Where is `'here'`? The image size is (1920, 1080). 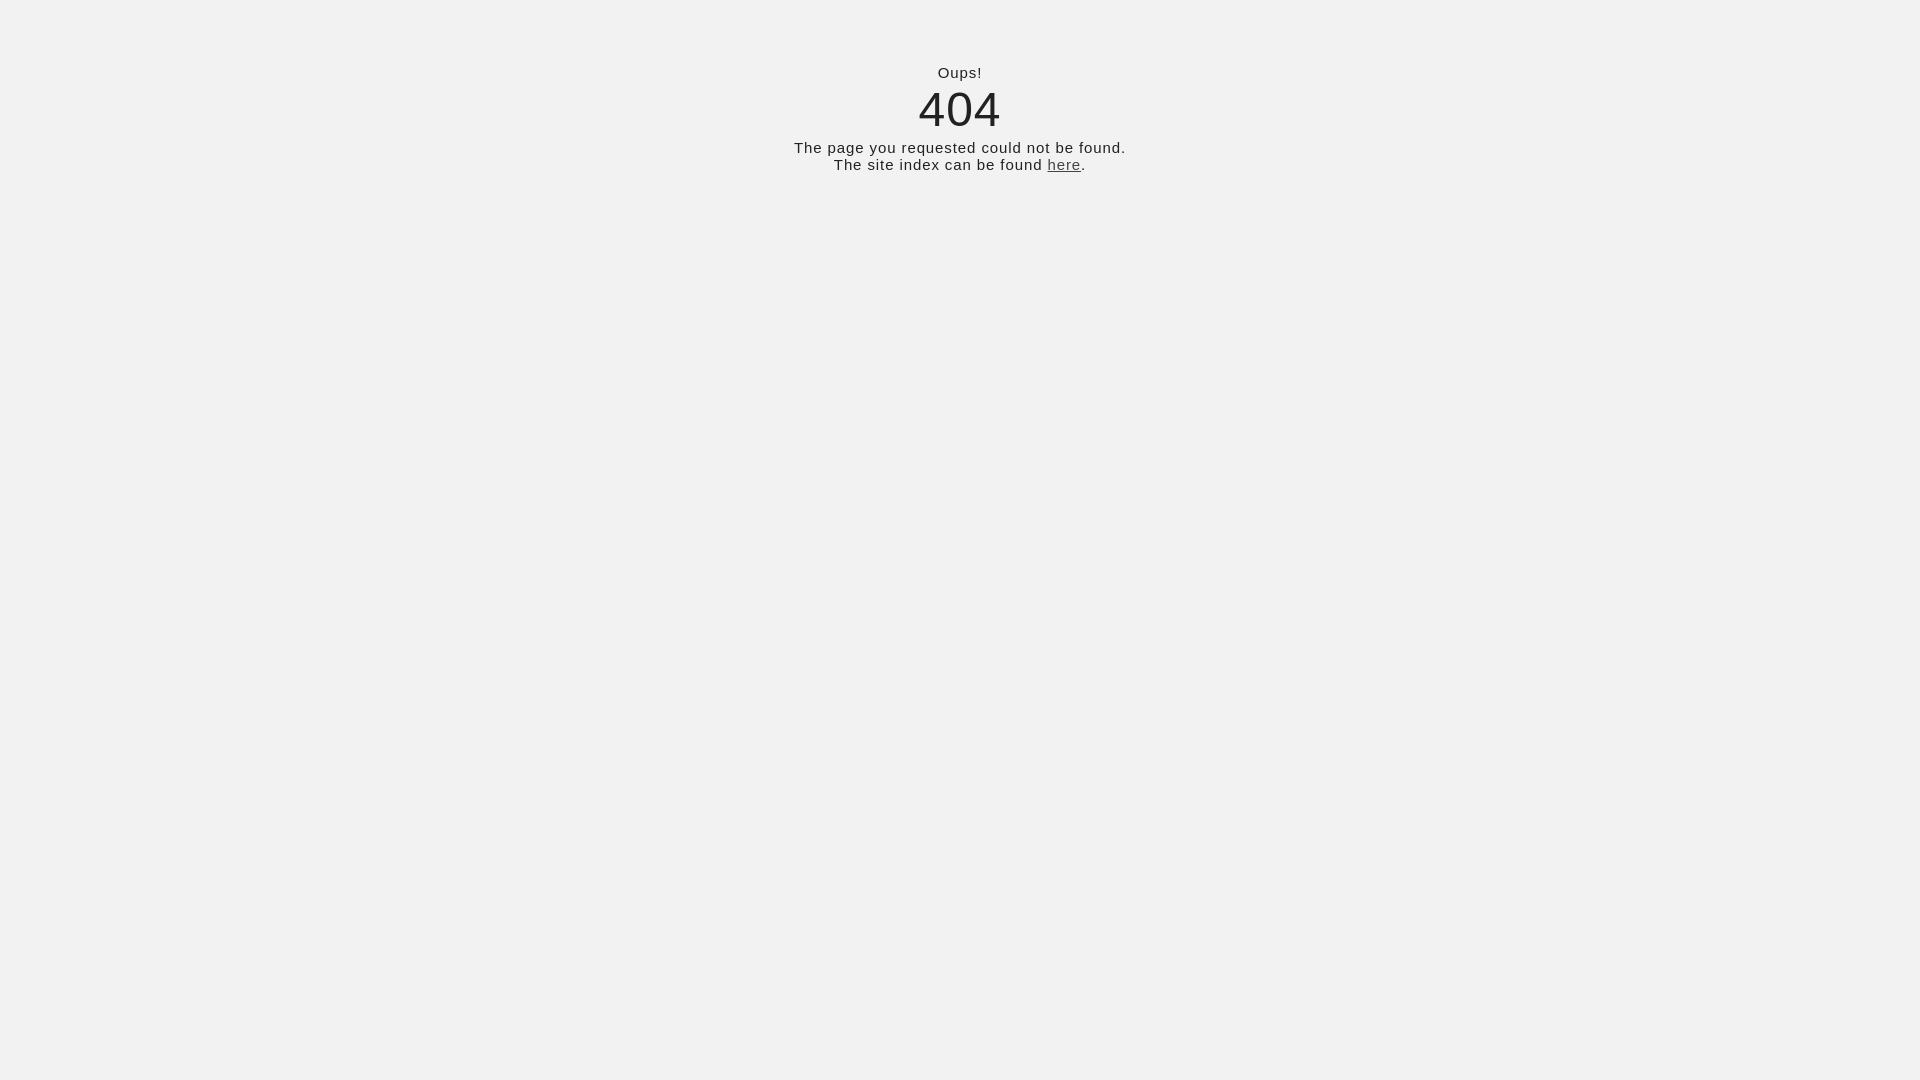
'here' is located at coordinates (1063, 163).